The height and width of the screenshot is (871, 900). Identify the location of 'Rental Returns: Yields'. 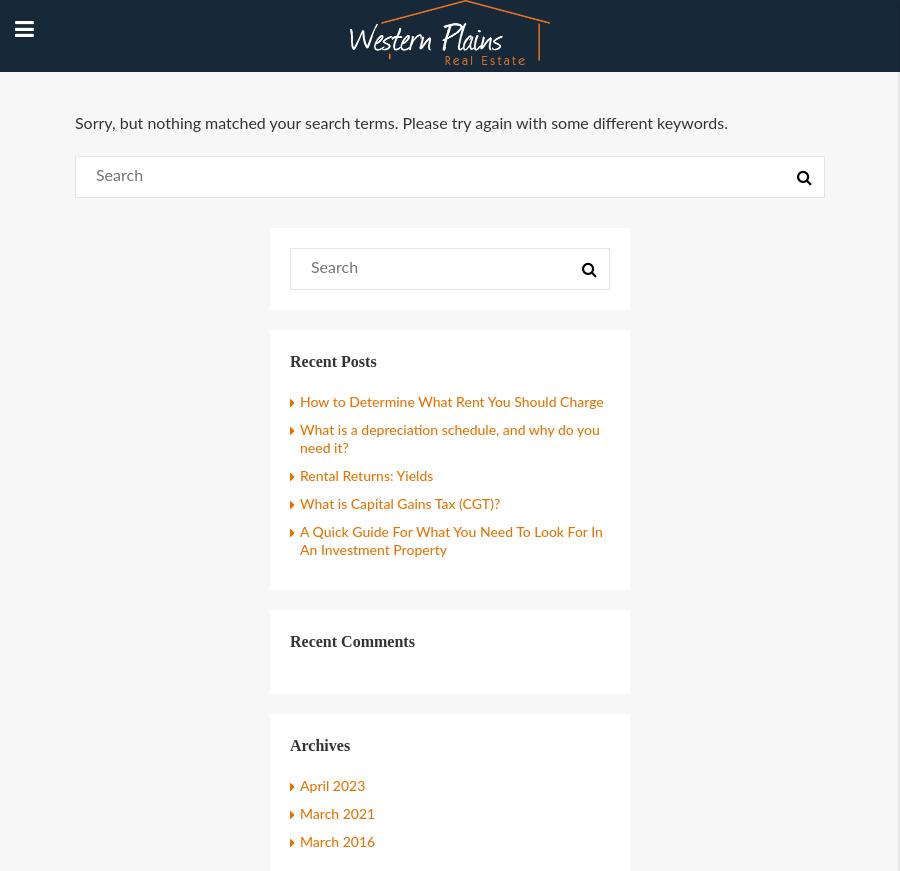
(366, 476).